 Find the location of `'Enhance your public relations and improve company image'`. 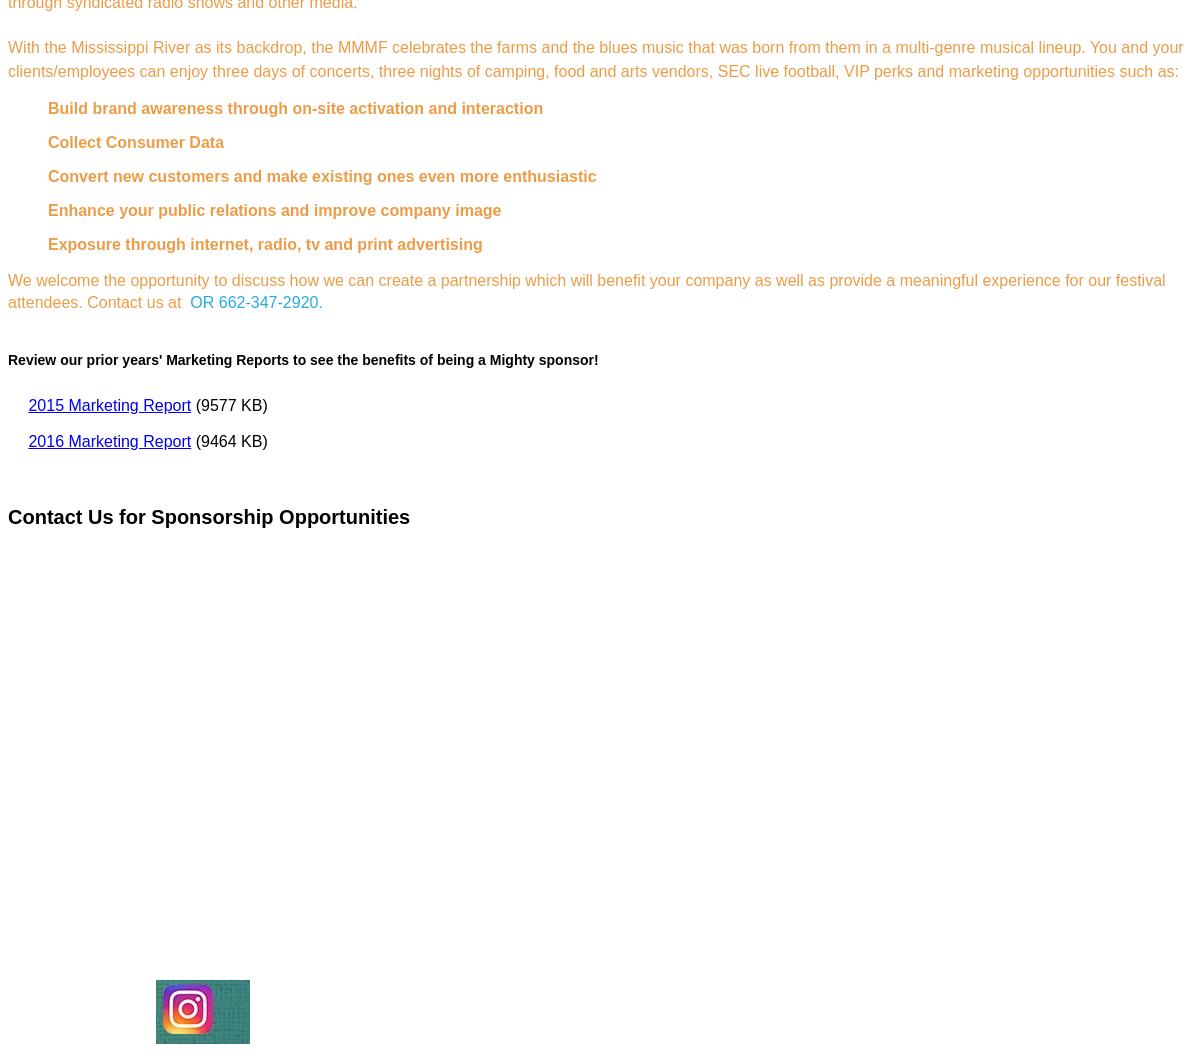

'Enhance your public relations and improve company image' is located at coordinates (273, 210).